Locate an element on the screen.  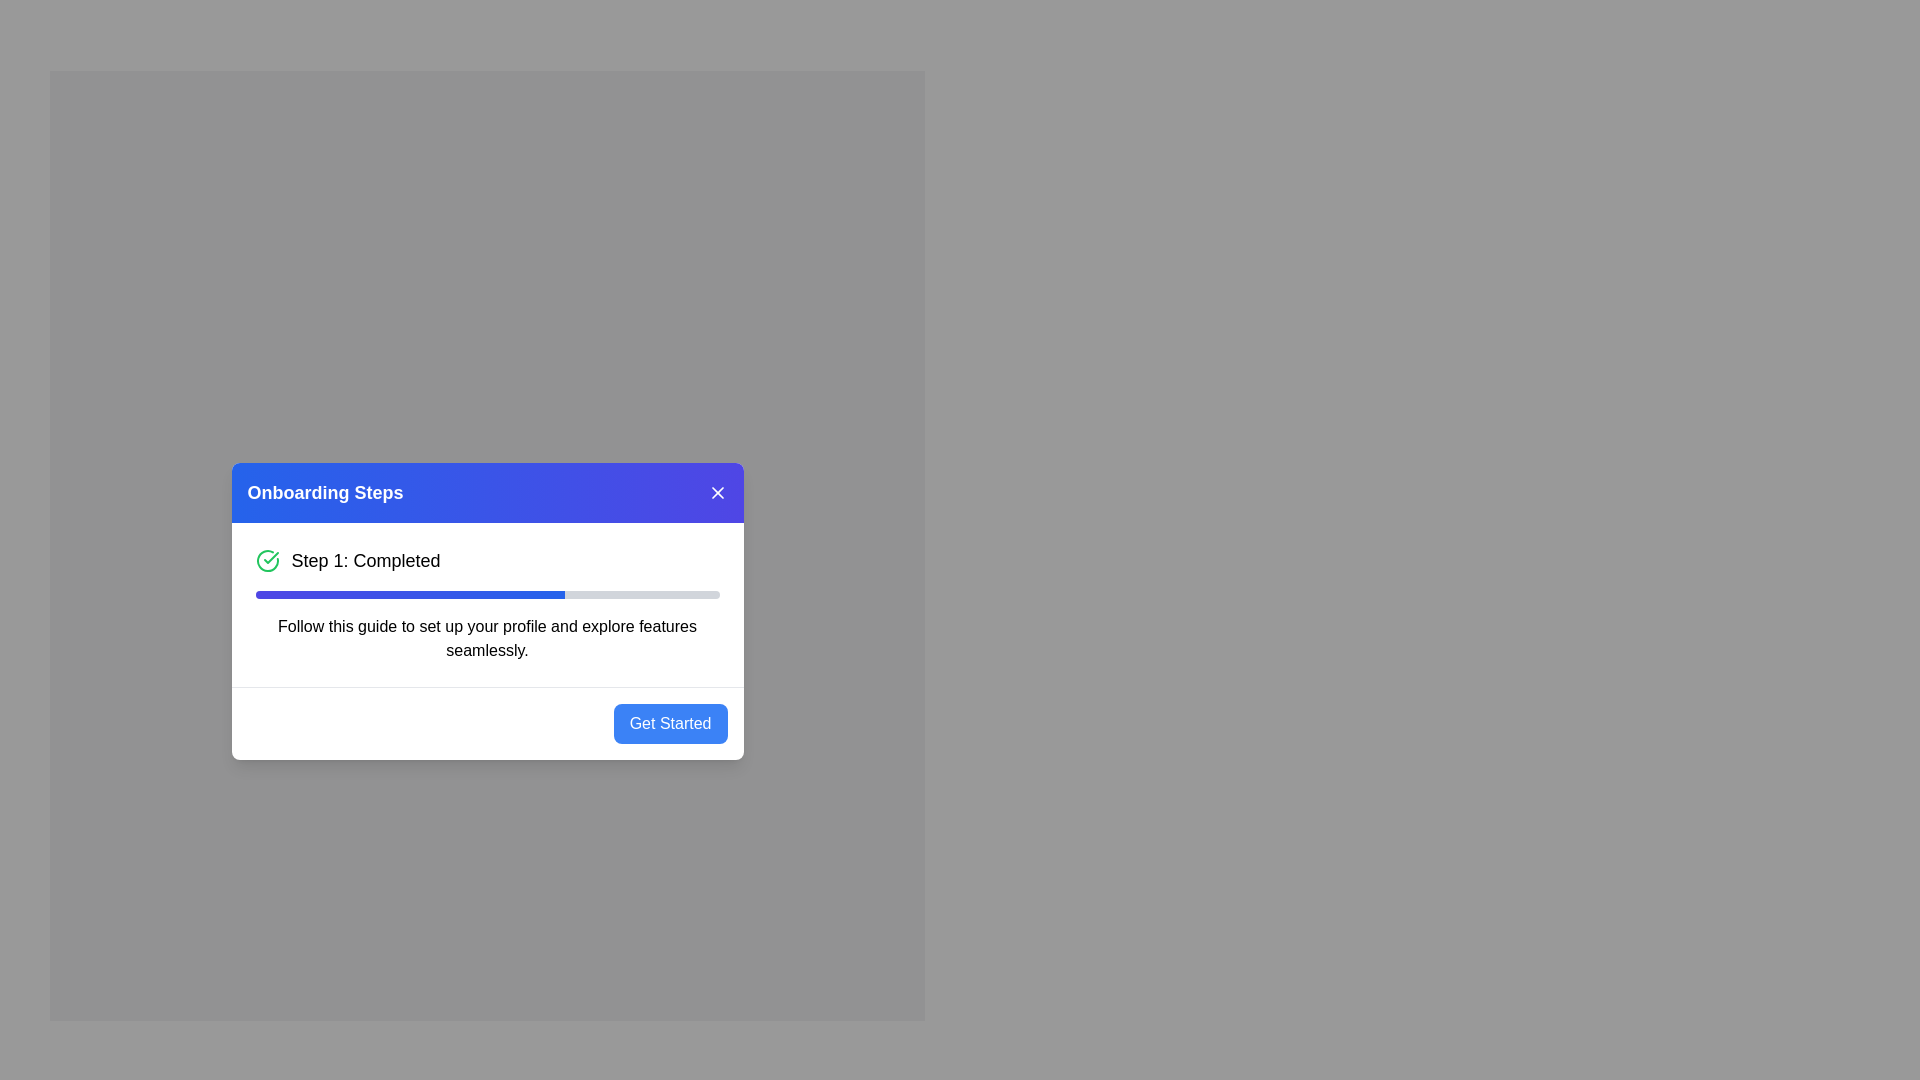
the icon representing the completion of 'Step 1: Completed', which is positioned to the far left of the segment adjacent to the step title text is located at coordinates (266, 560).